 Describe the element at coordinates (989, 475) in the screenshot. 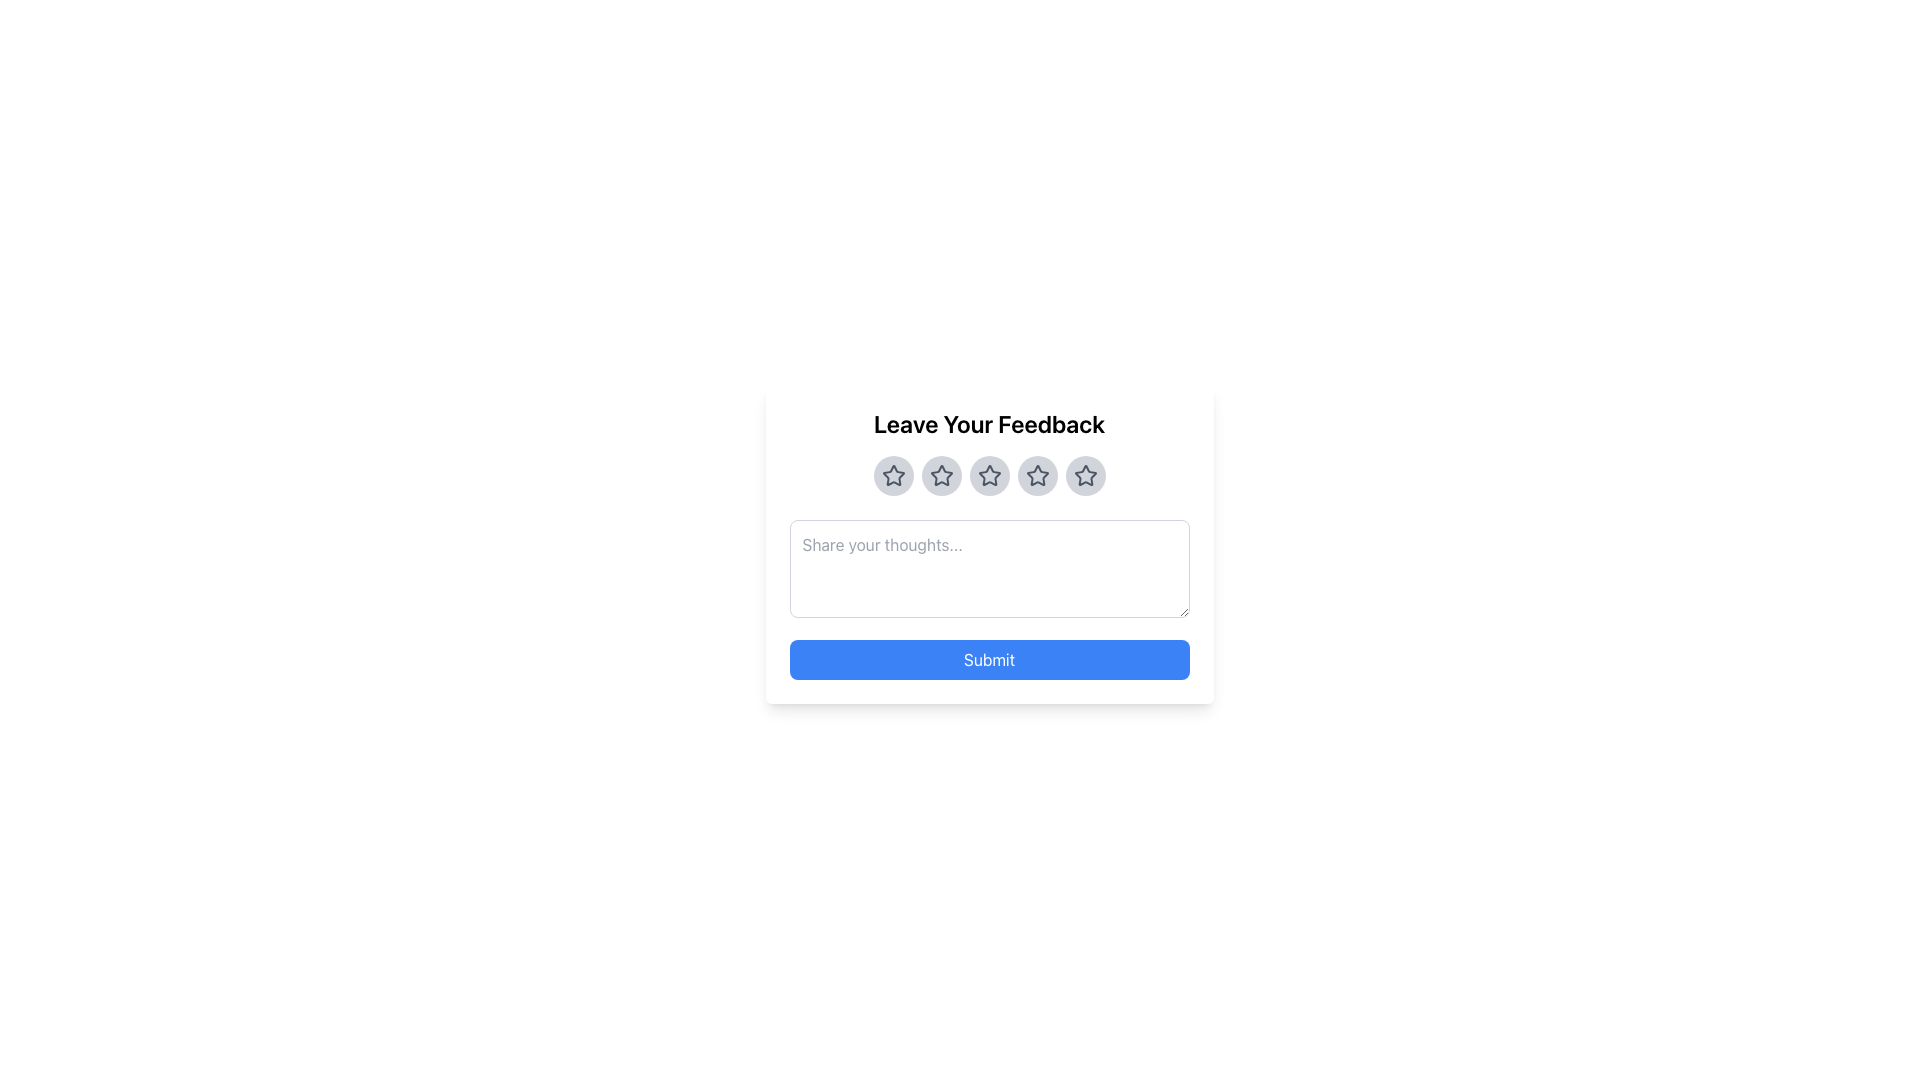

I see `the third star icon in the rating mechanism, which is located centrally below the text 'Leave Your Feedback' and above the text input field` at that location.